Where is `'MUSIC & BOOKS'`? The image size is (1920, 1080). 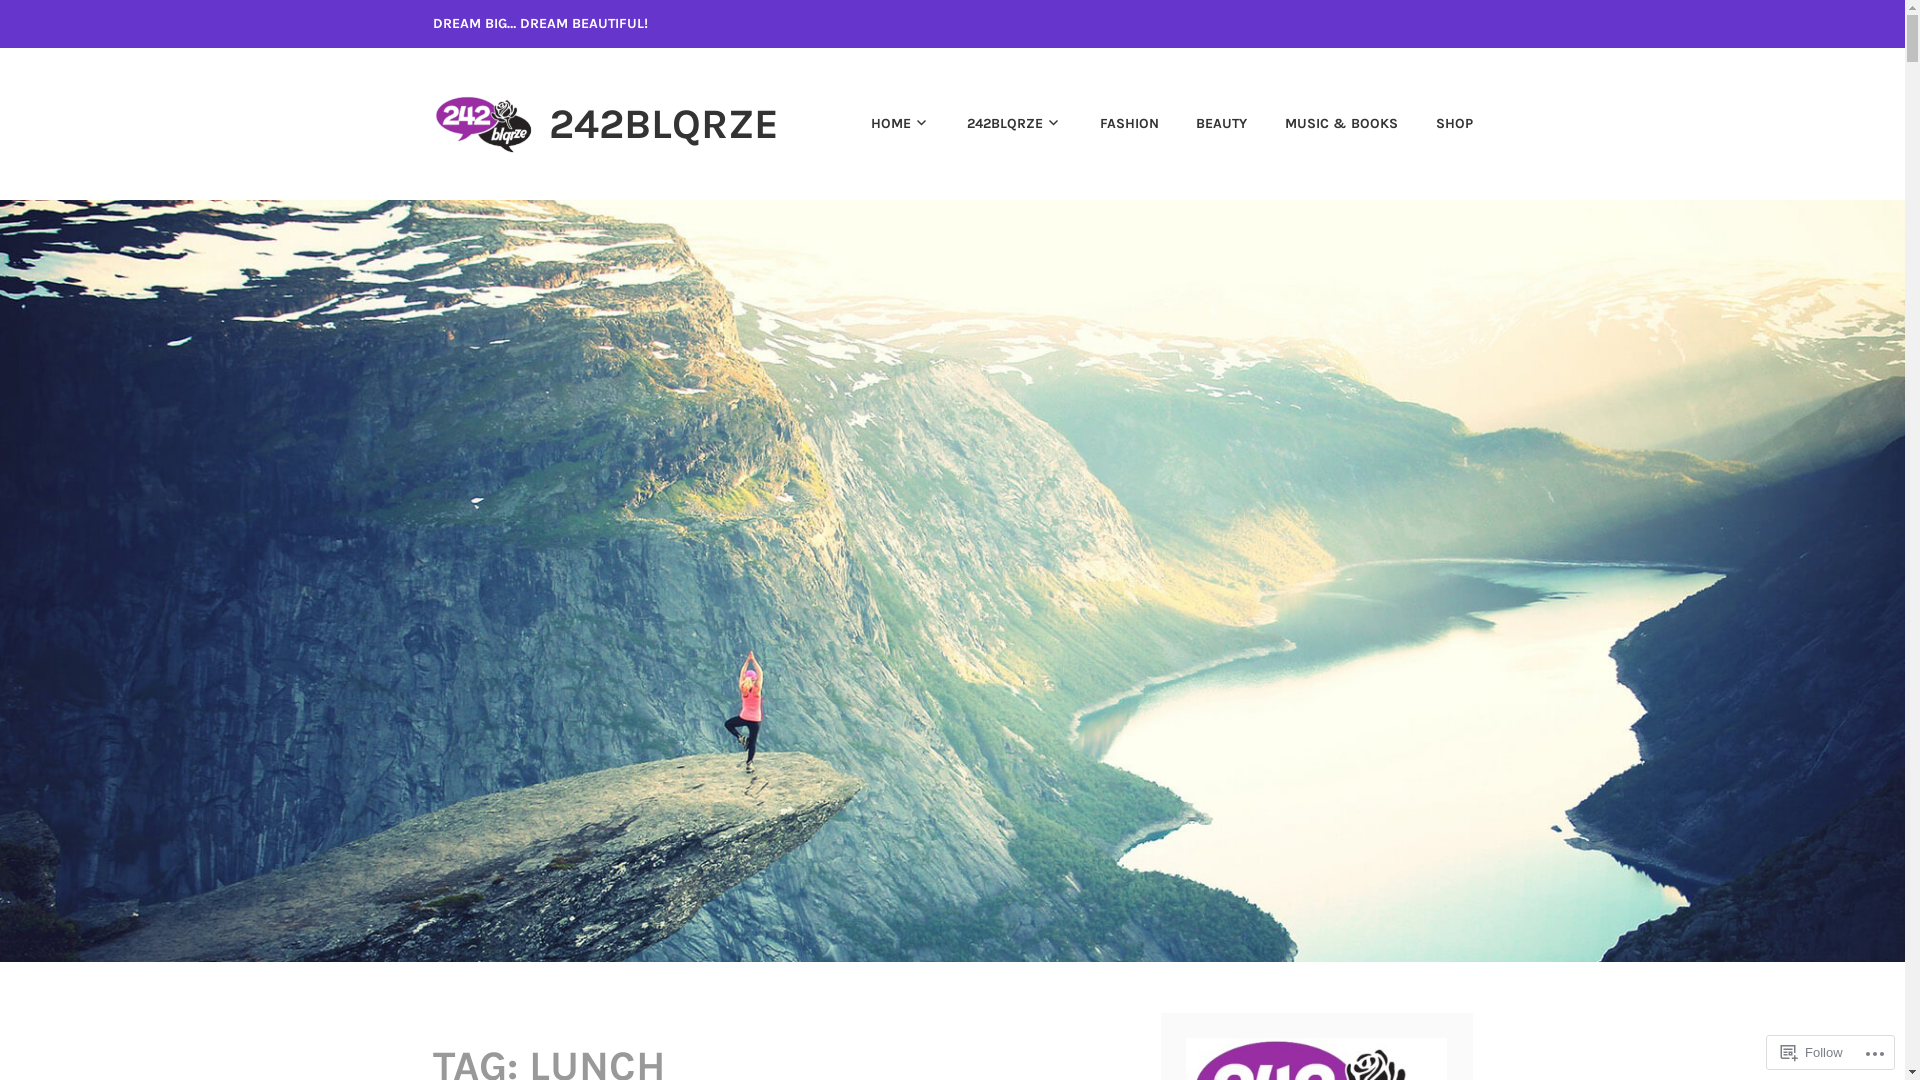 'MUSIC & BOOKS' is located at coordinates (1324, 123).